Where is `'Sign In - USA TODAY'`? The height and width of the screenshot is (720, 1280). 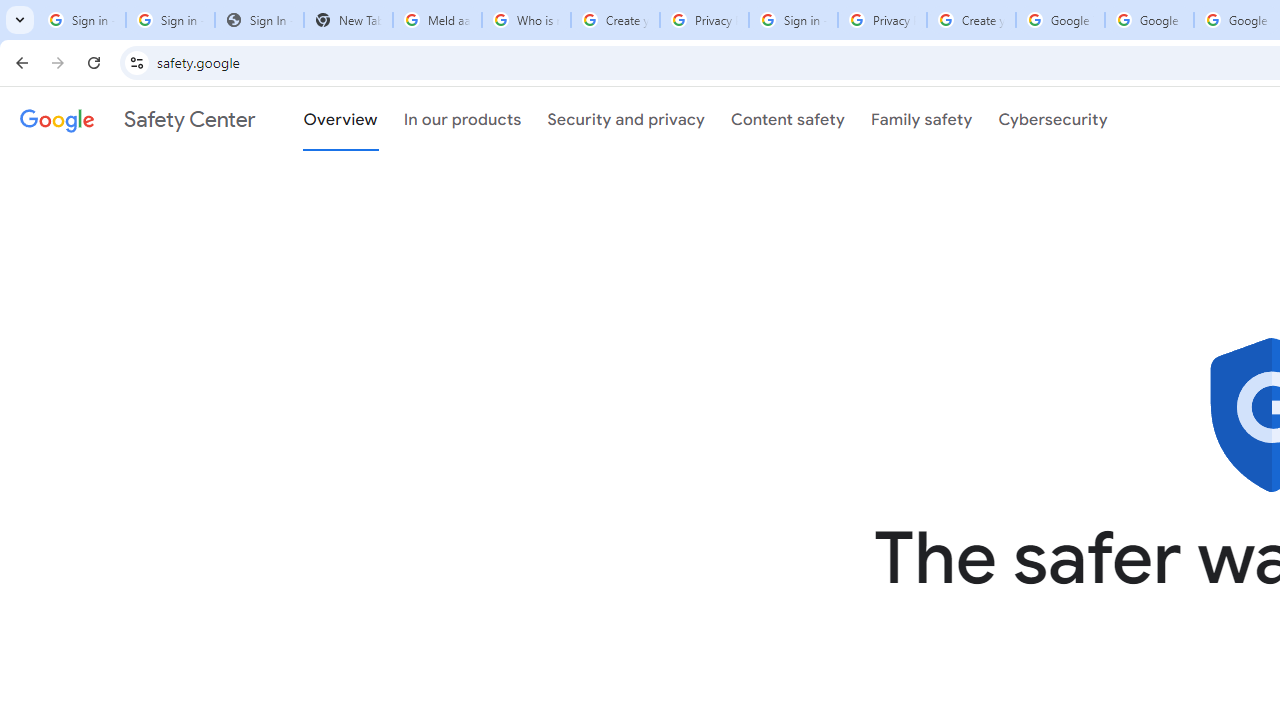 'Sign In - USA TODAY' is located at coordinates (258, 20).